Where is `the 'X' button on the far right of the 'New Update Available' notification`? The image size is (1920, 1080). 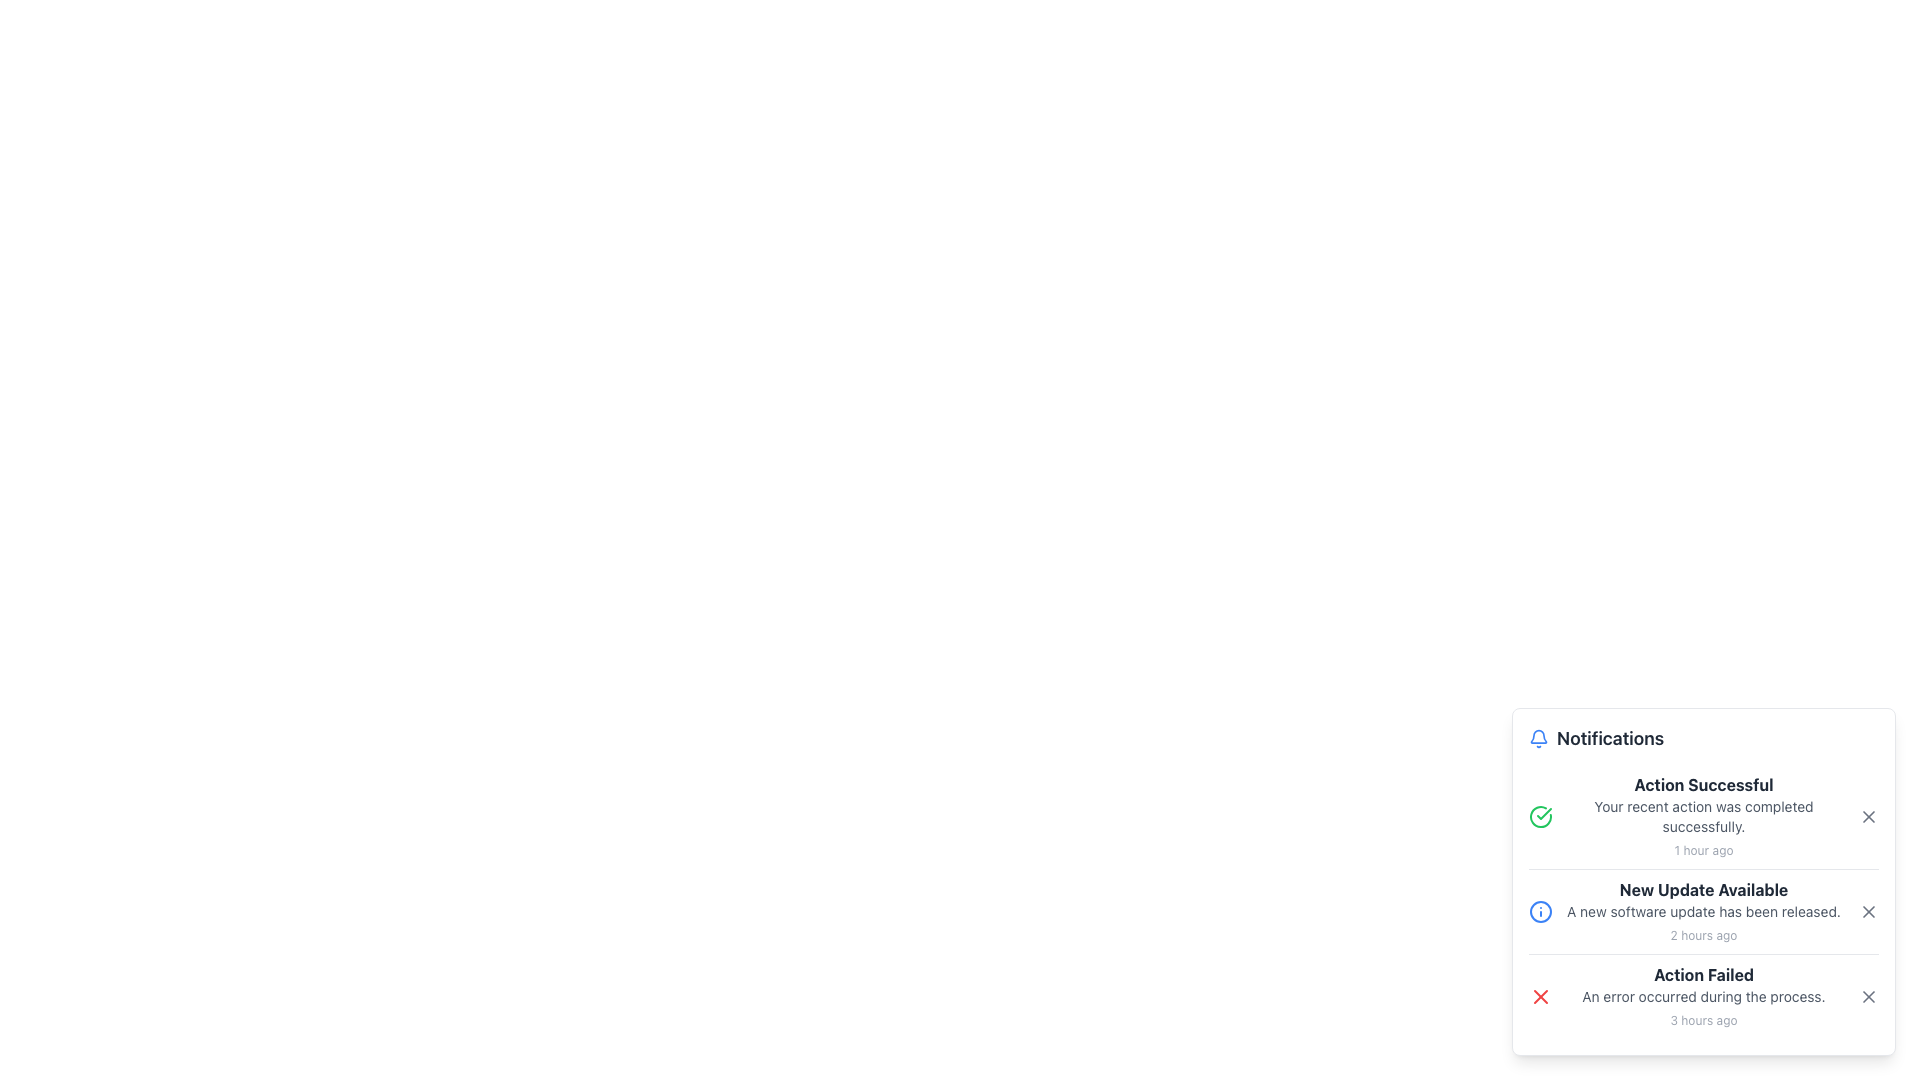
the 'X' button on the far right of the 'New Update Available' notification is located at coordinates (1867, 911).